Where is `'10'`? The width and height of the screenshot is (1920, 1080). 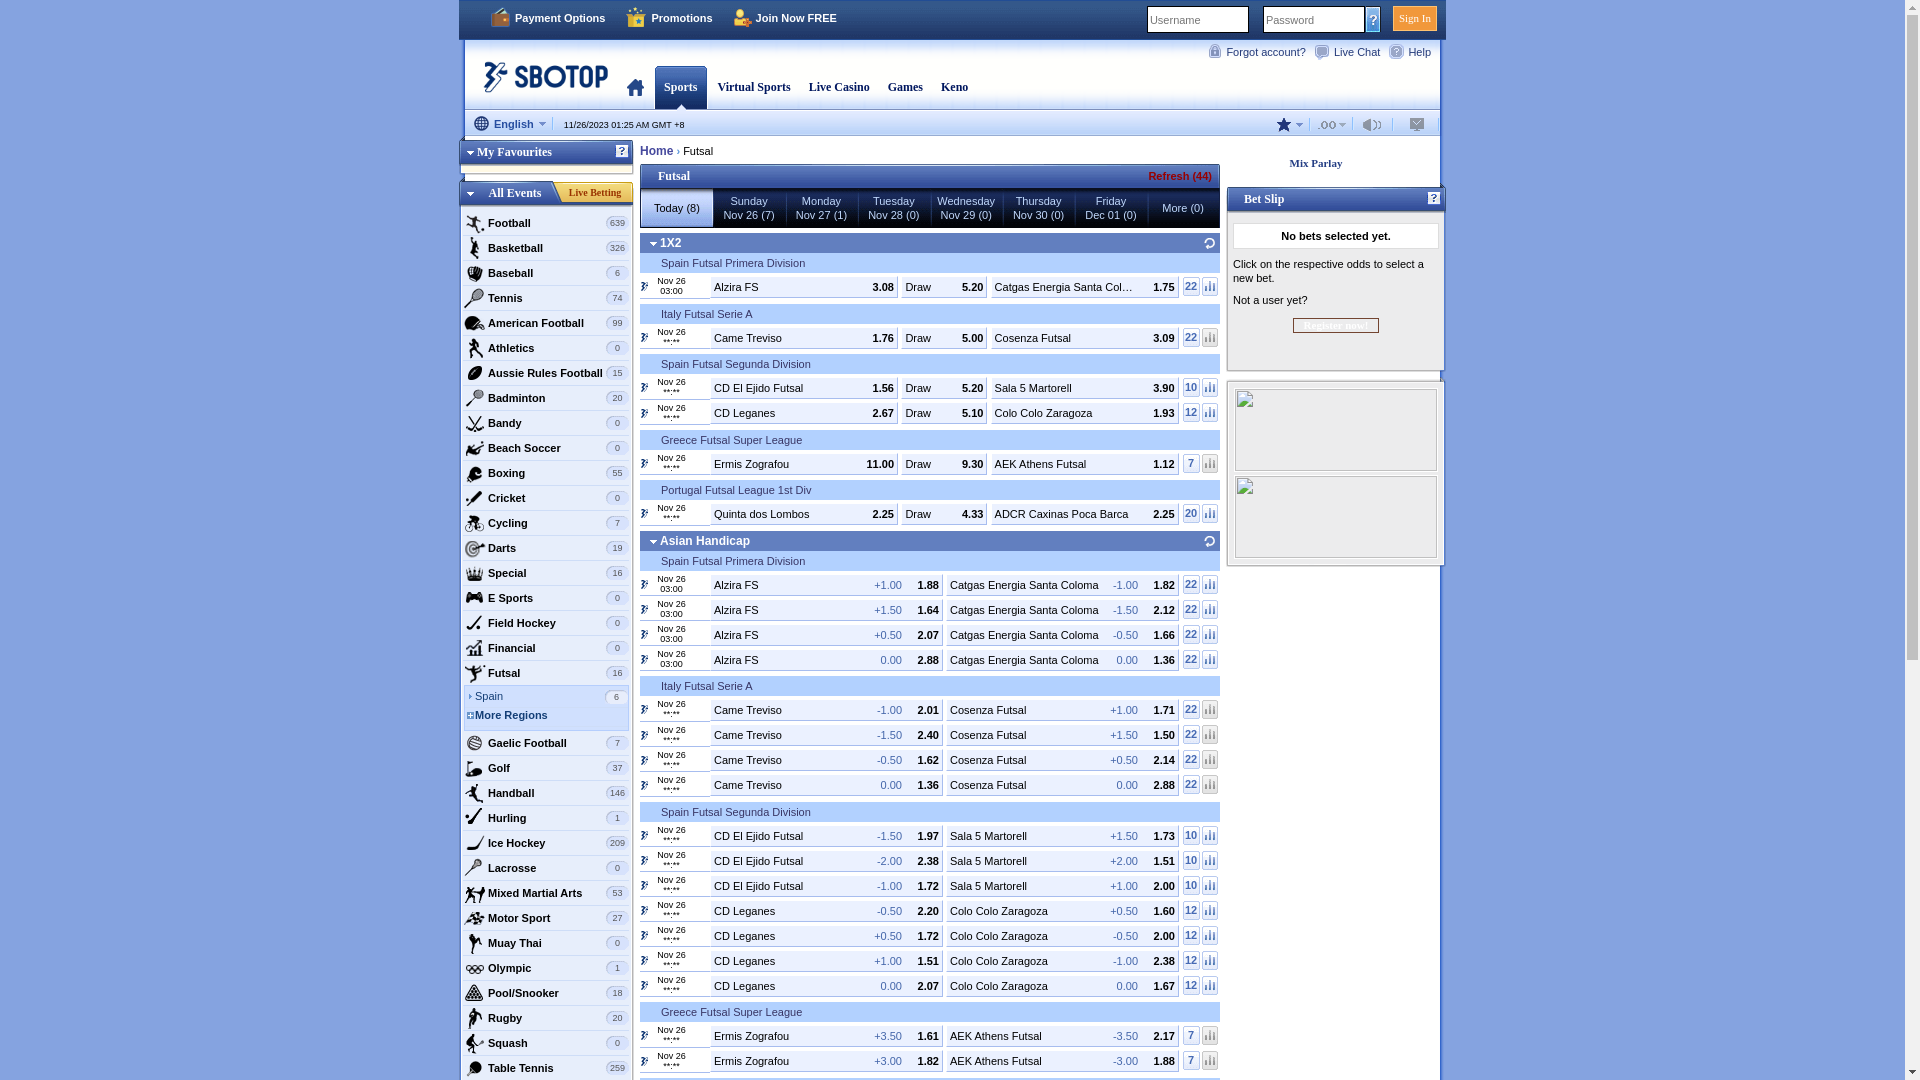 '10' is located at coordinates (1191, 835).